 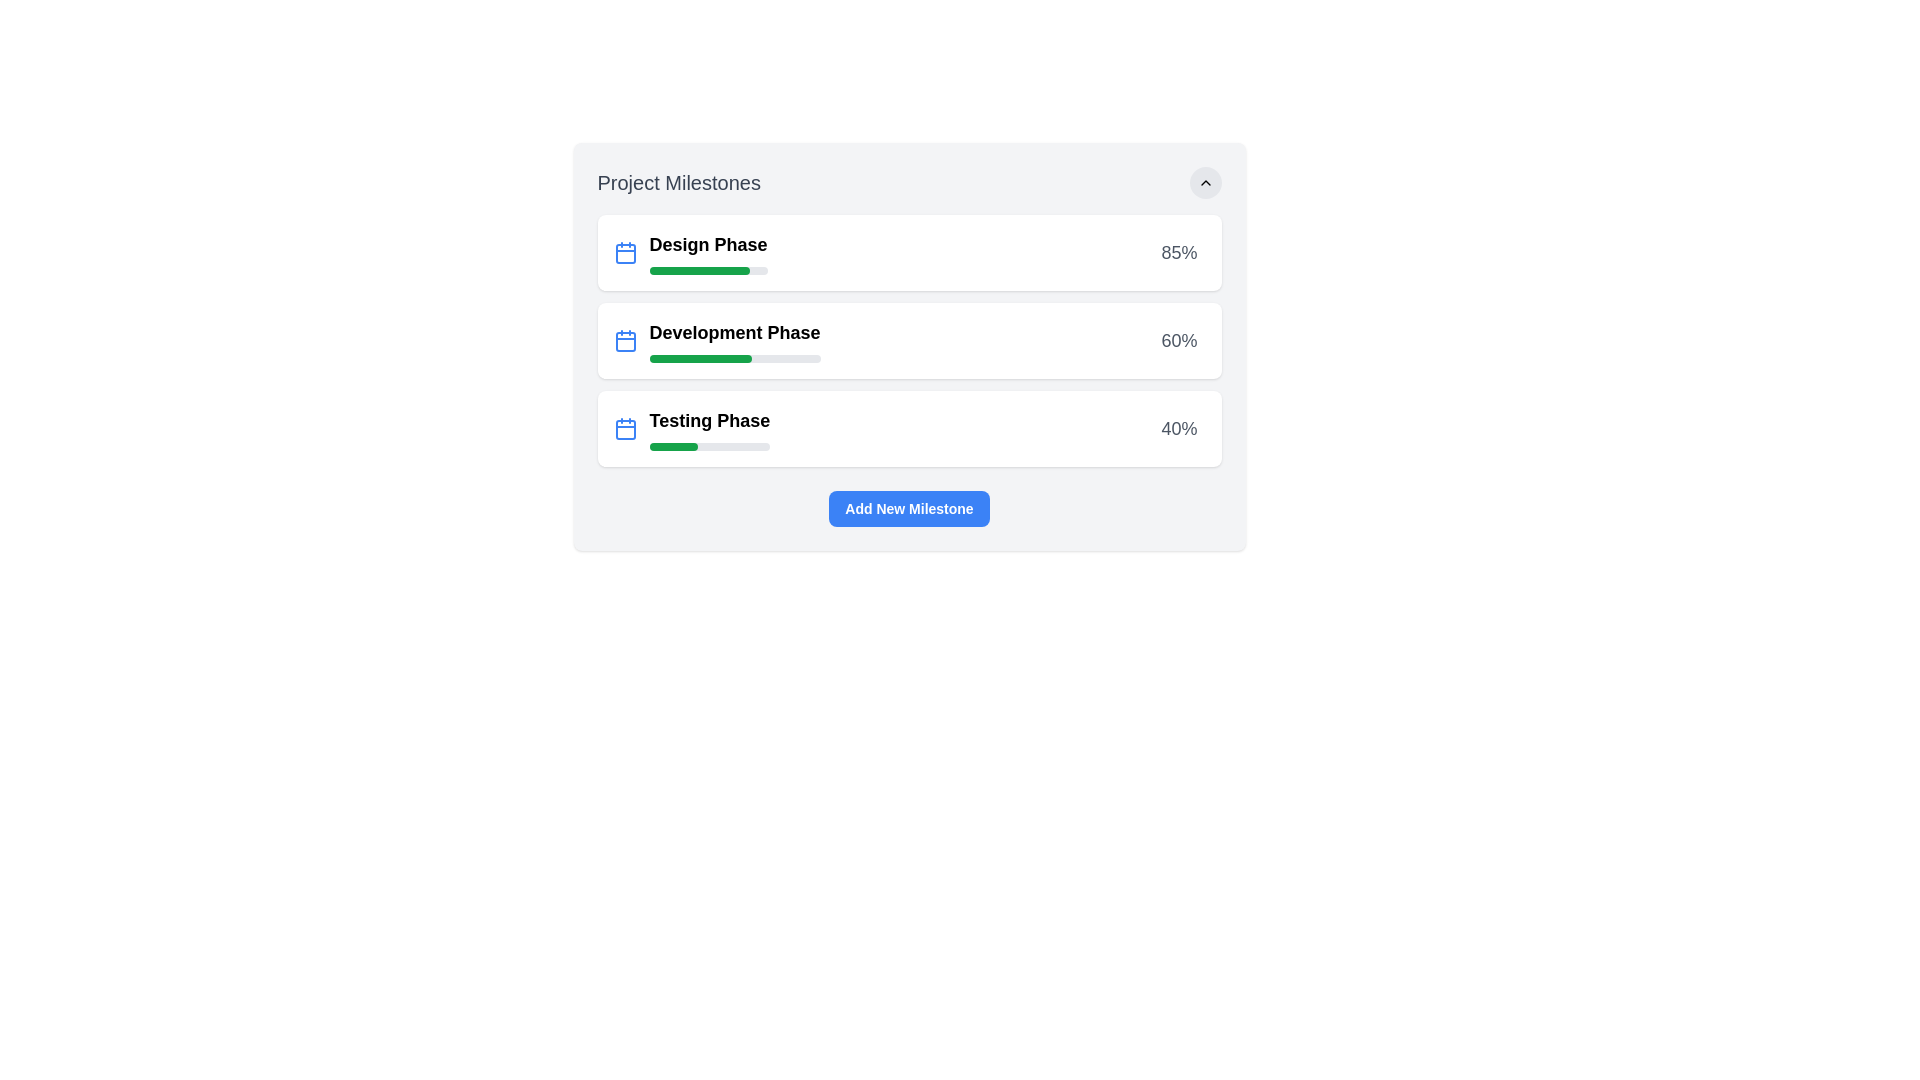 I want to click on the progress bar representing the 'Development Phase' milestone, which visually indicates the completed portion in green and the remaining portion in gray, located directly below the text 'Development Phase' and above the numeric indicator '60%.', so click(x=733, y=357).